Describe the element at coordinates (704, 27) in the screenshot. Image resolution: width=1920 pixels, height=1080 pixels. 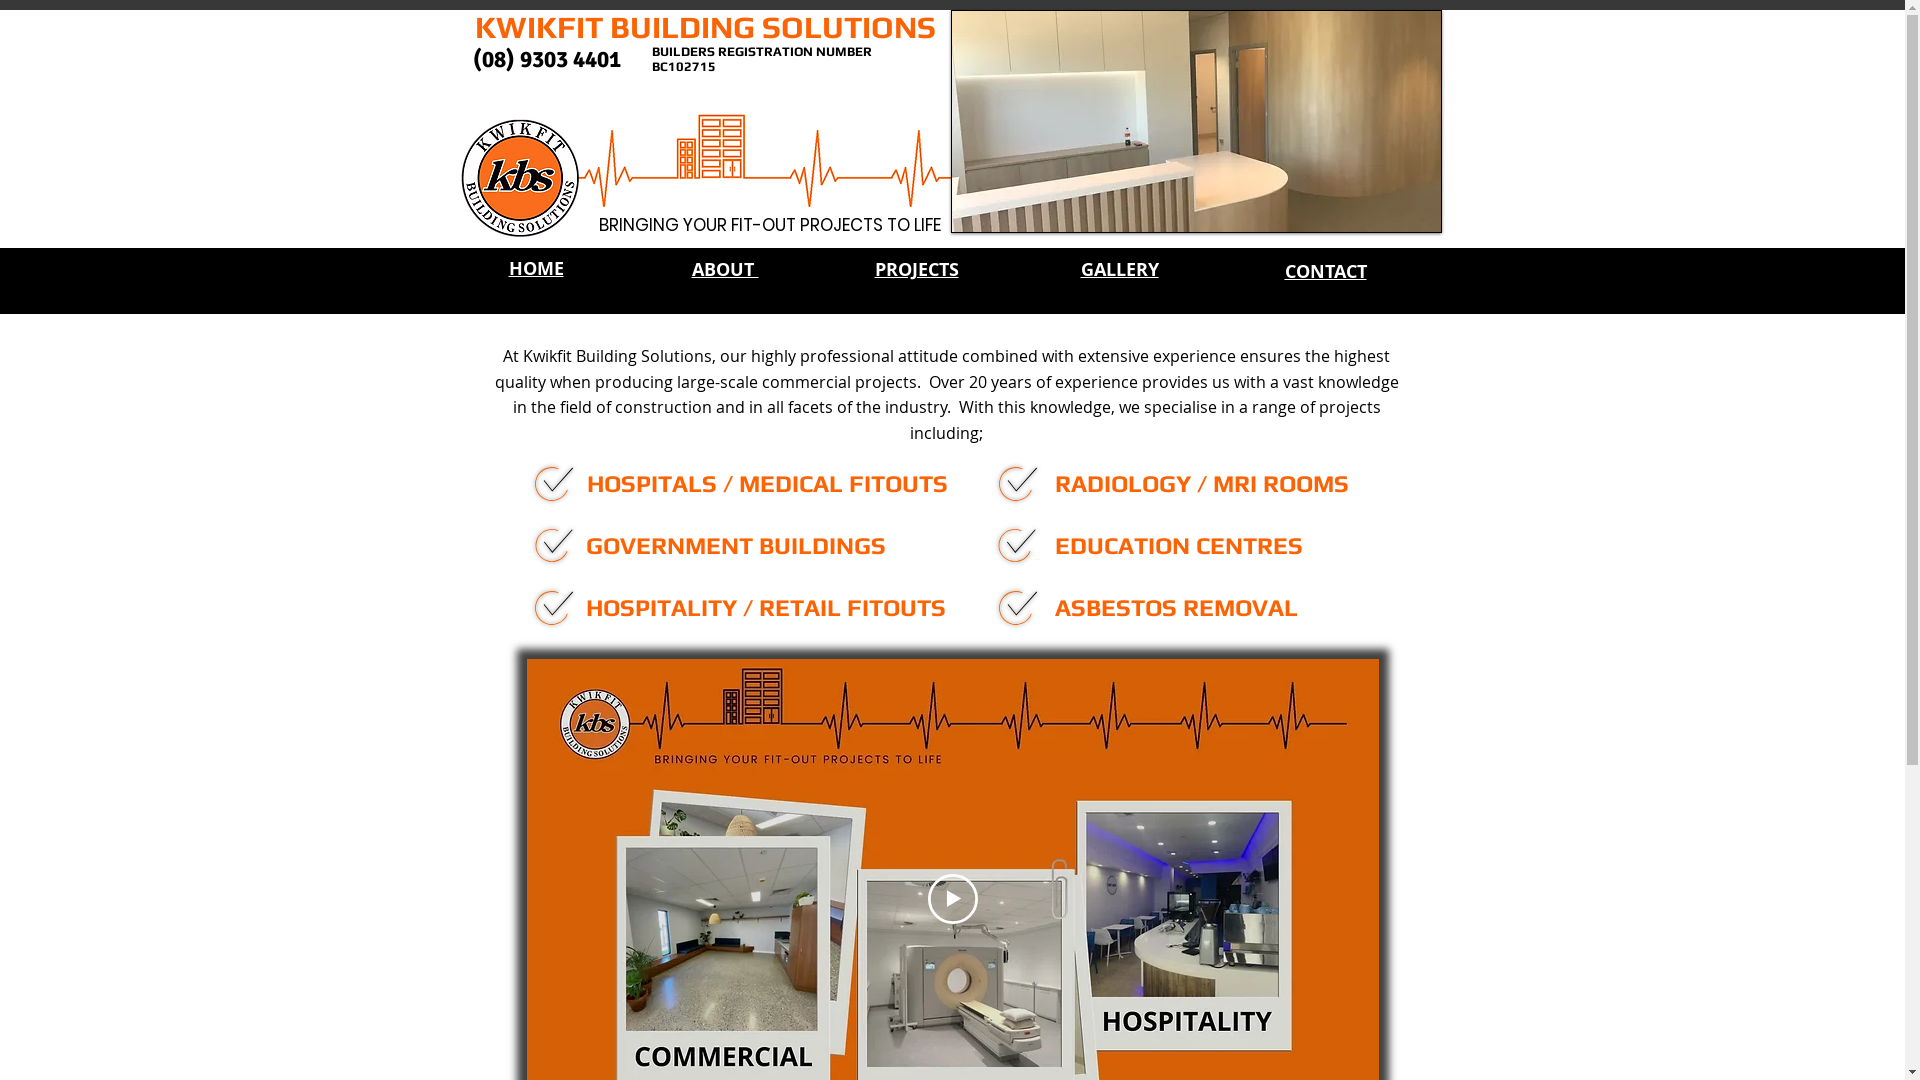
I see `'KWIKFIT BUILDING SOLUTIONS'` at that location.